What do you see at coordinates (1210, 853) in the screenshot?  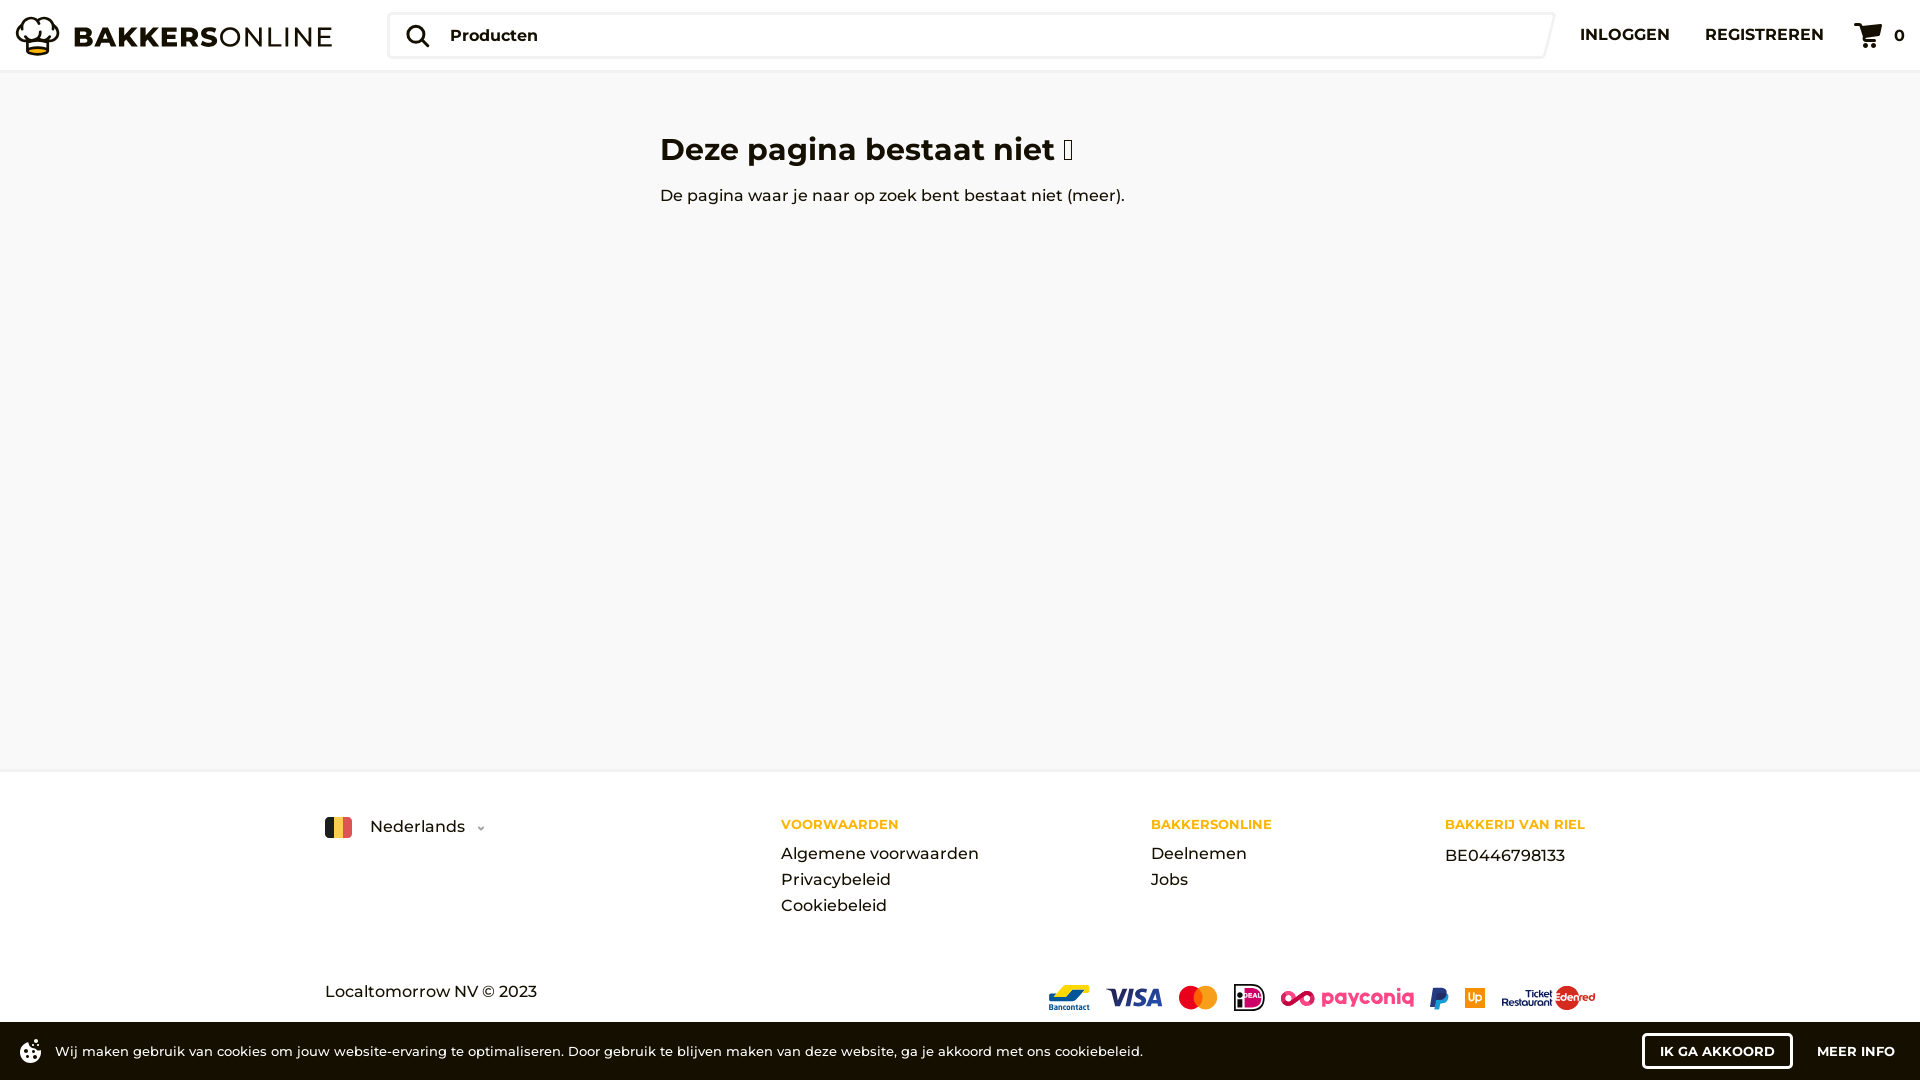 I see `'Deelnemen'` at bounding box center [1210, 853].